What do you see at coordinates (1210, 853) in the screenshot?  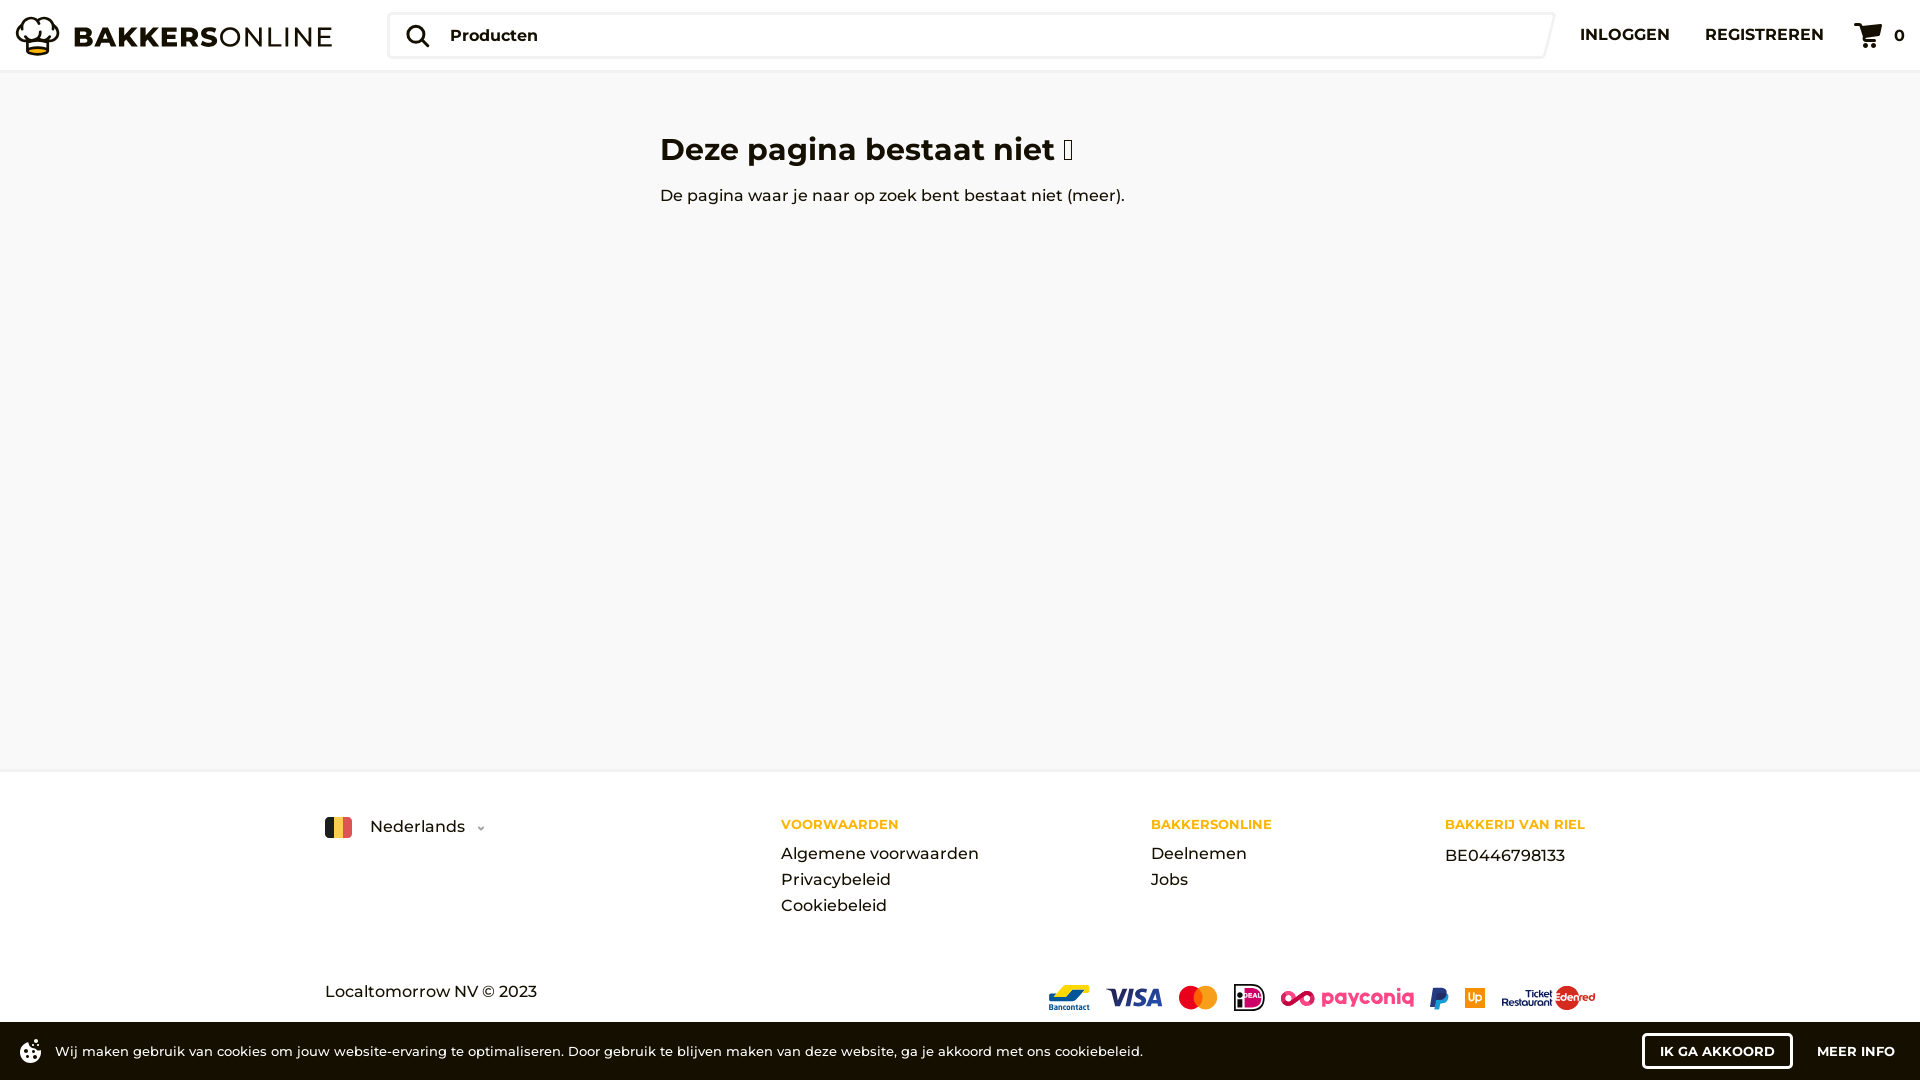 I see `'Deelnemen'` at bounding box center [1210, 853].